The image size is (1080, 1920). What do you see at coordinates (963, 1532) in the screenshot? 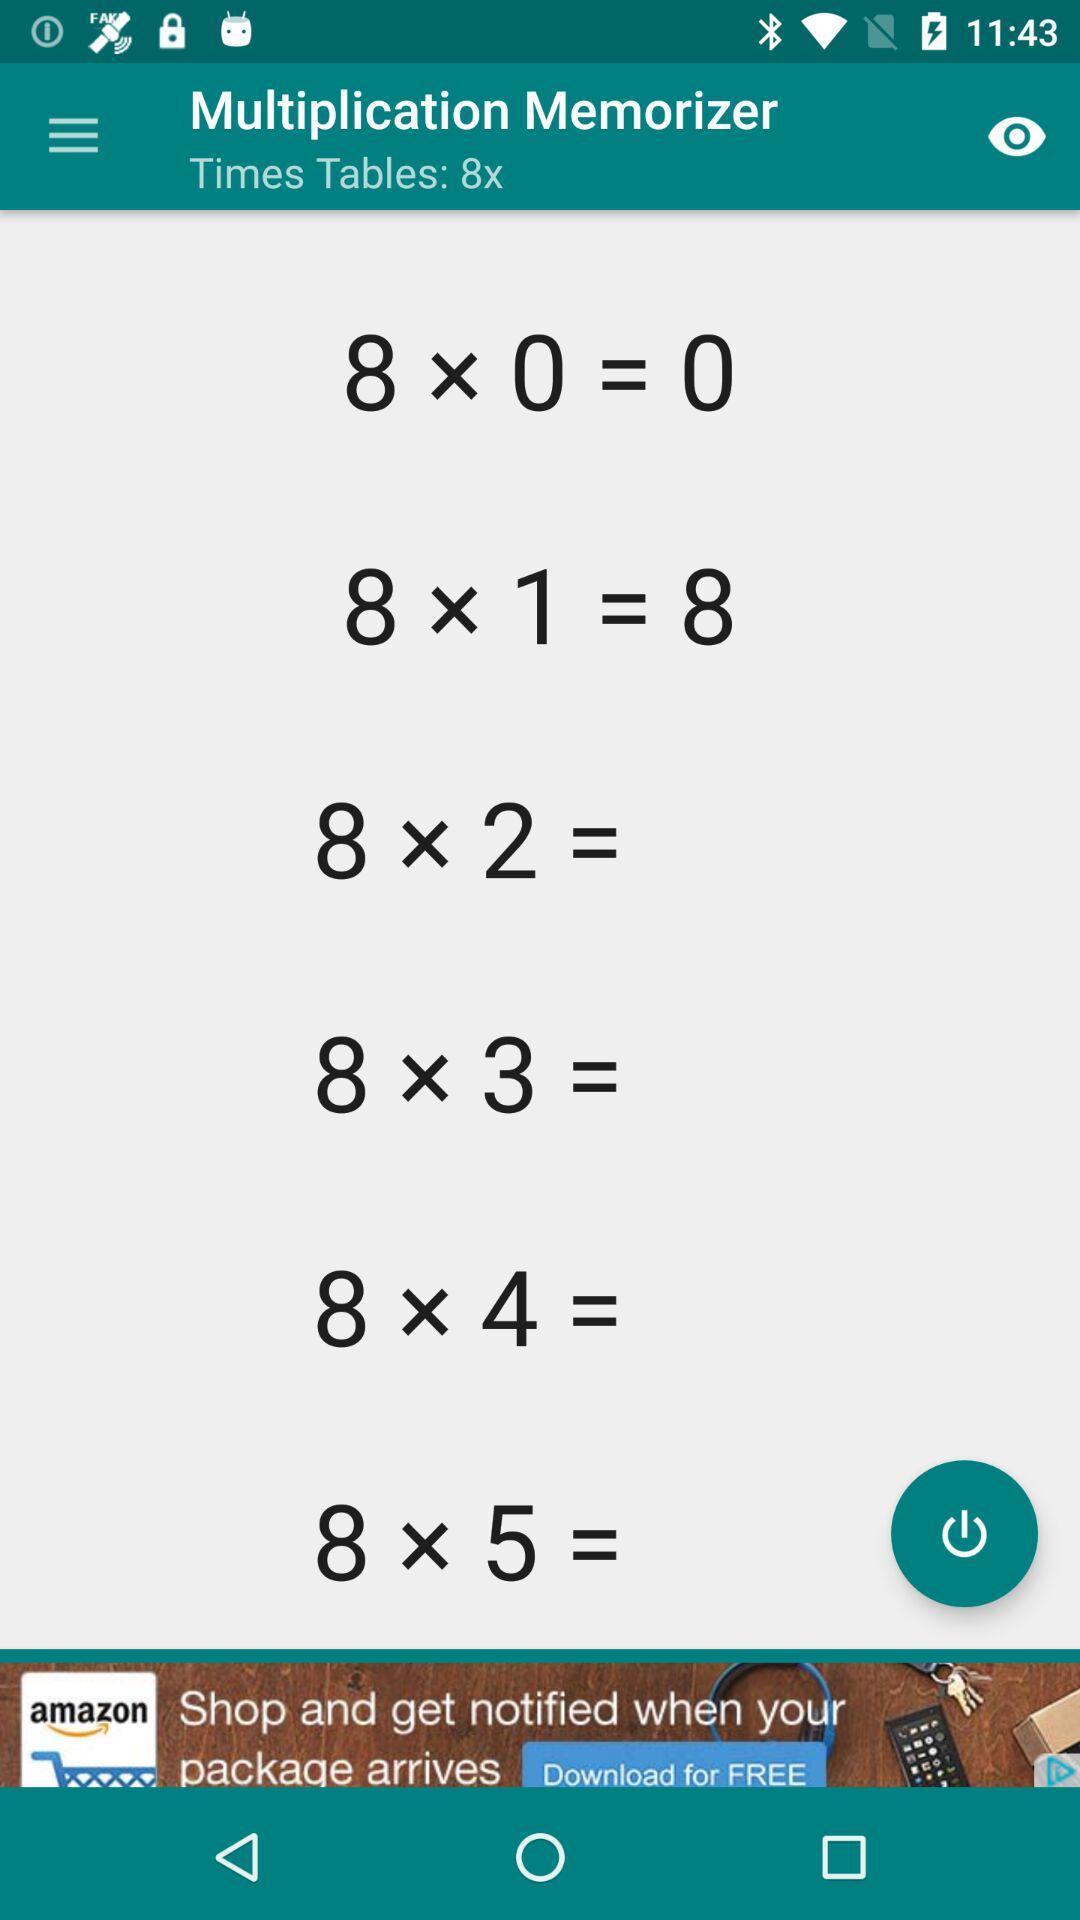
I see `turn off` at bounding box center [963, 1532].